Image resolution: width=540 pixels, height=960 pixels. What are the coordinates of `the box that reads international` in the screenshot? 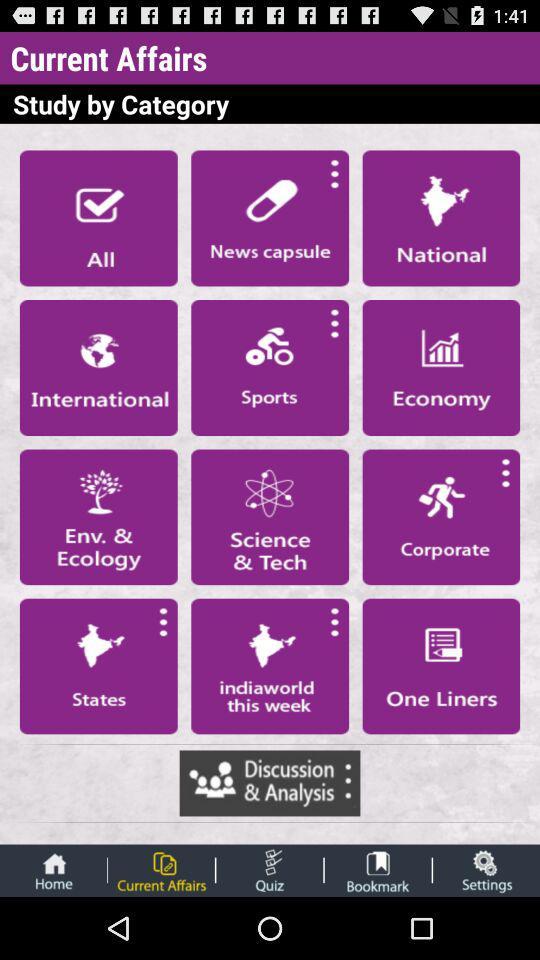 It's located at (97, 366).